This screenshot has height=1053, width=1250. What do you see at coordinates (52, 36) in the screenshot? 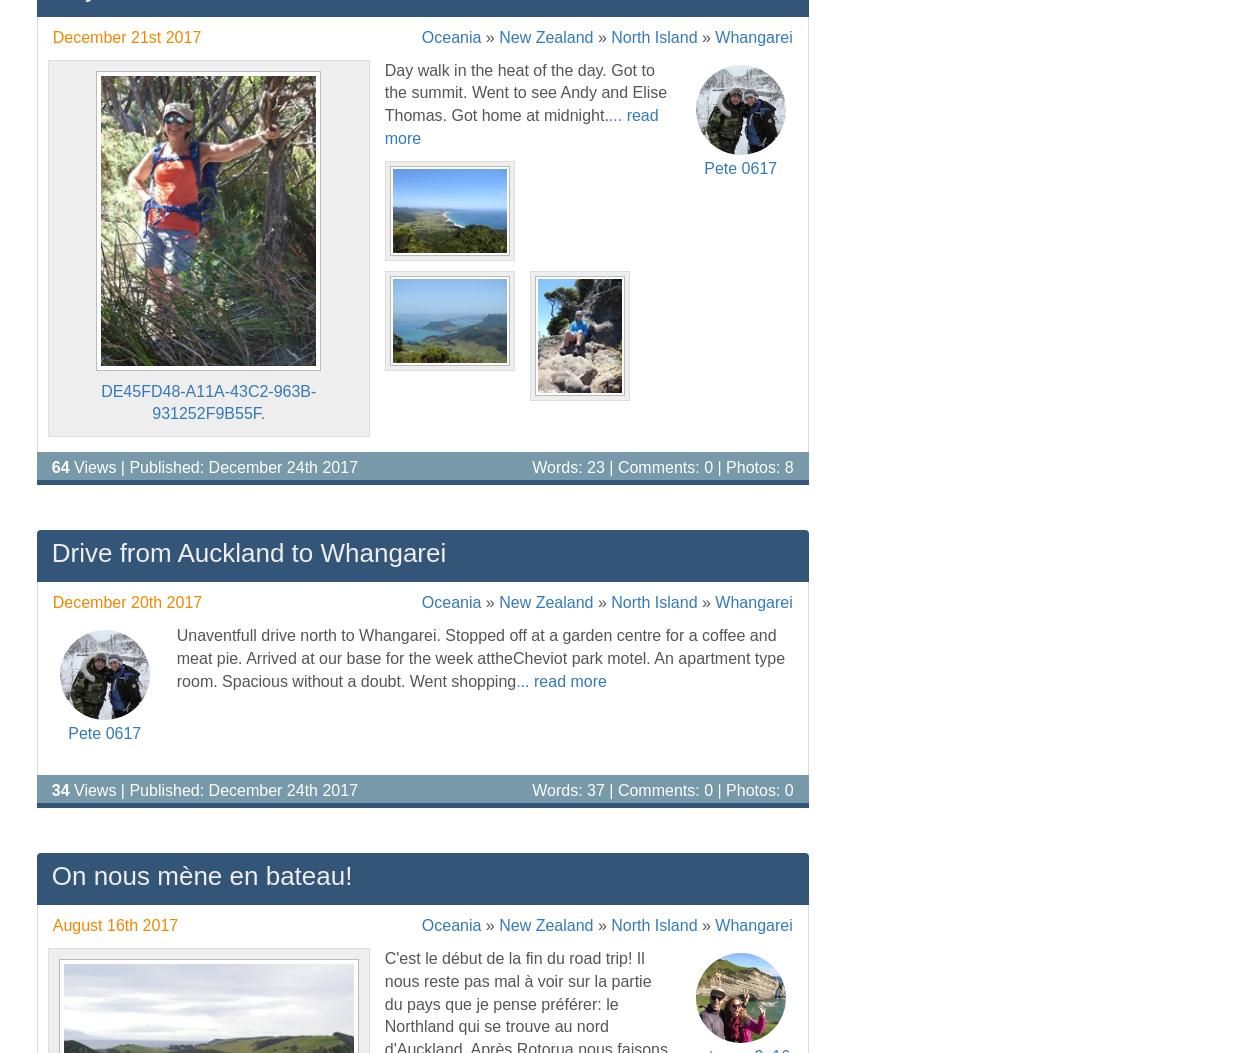
I see `'December 21st 2017'` at bounding box center [52, 36].